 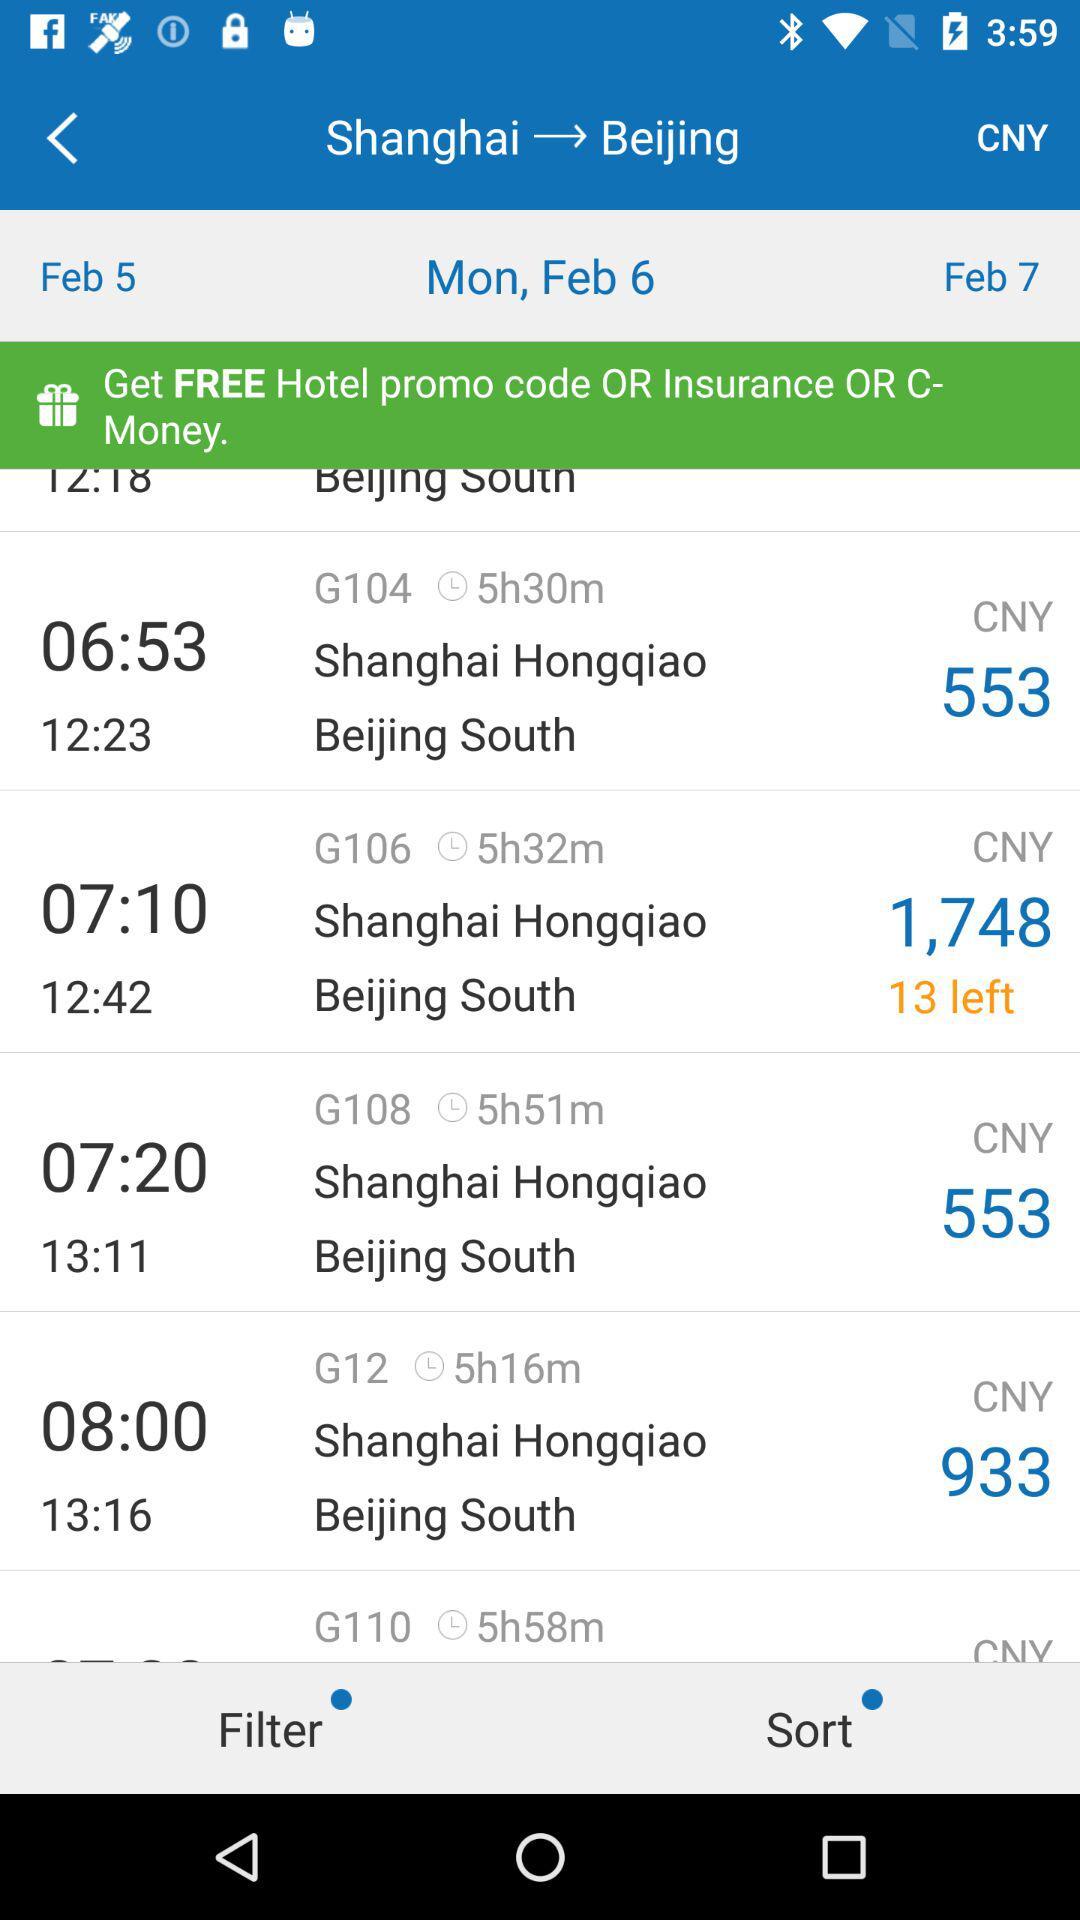 I want to click on the item below shanghai, so click(x=540, y=274).